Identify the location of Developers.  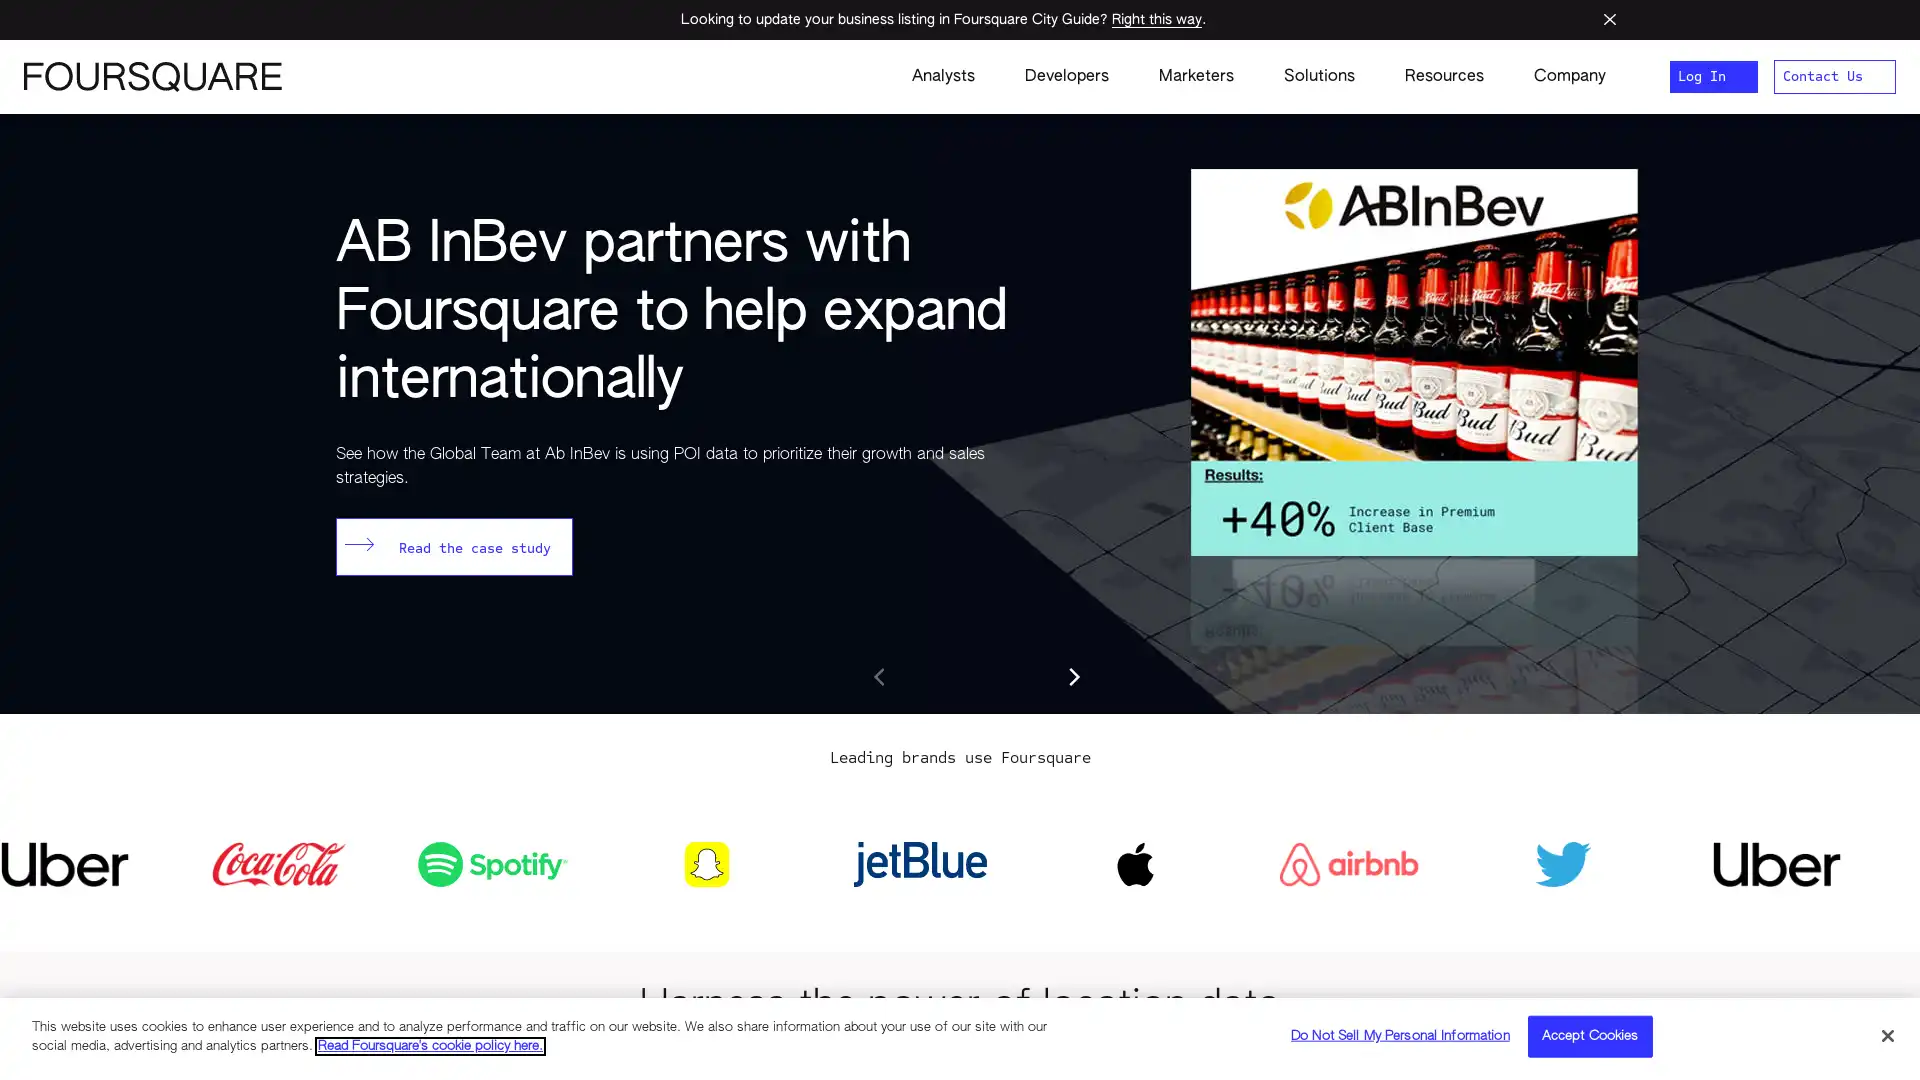
(1065, 76).